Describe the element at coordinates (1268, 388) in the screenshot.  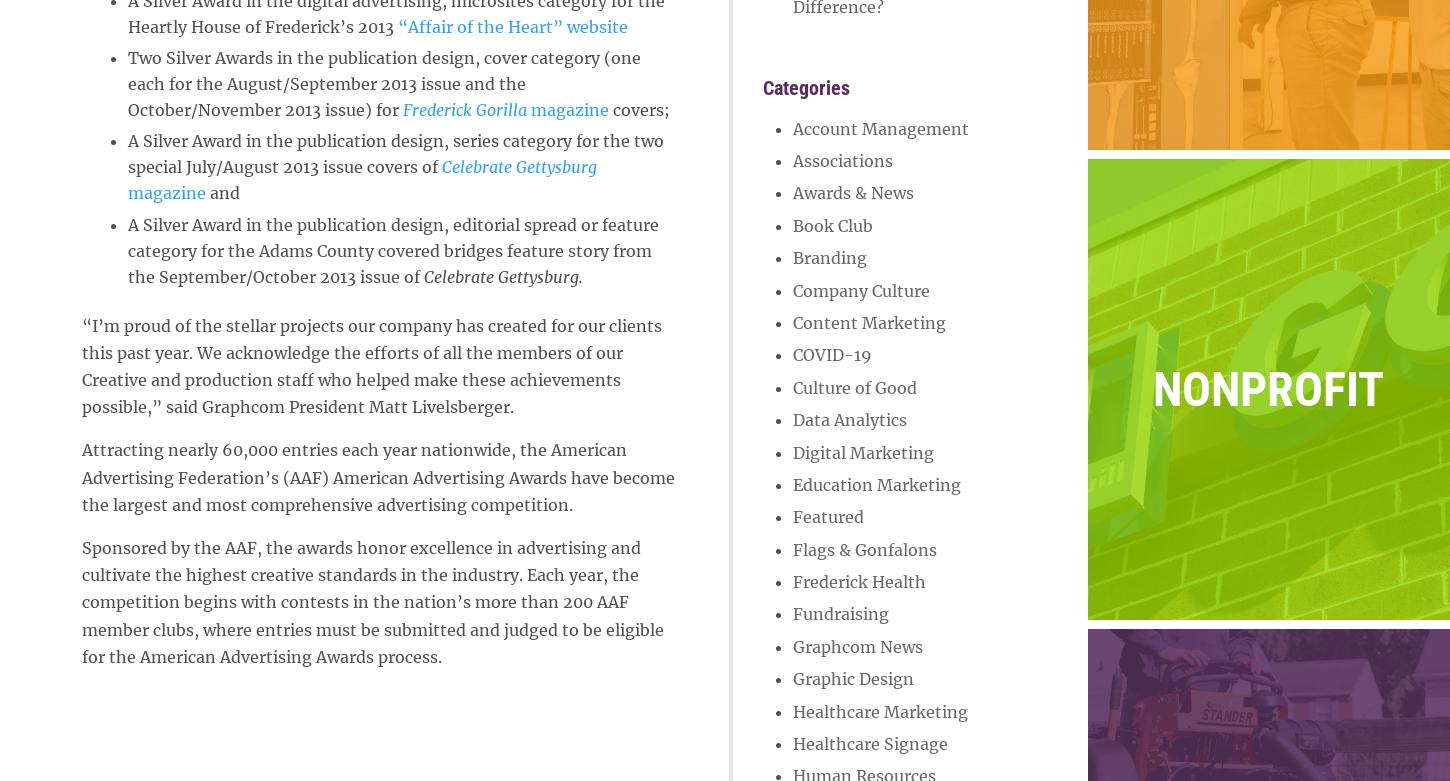
I see `'Nonprofit'` at that location.